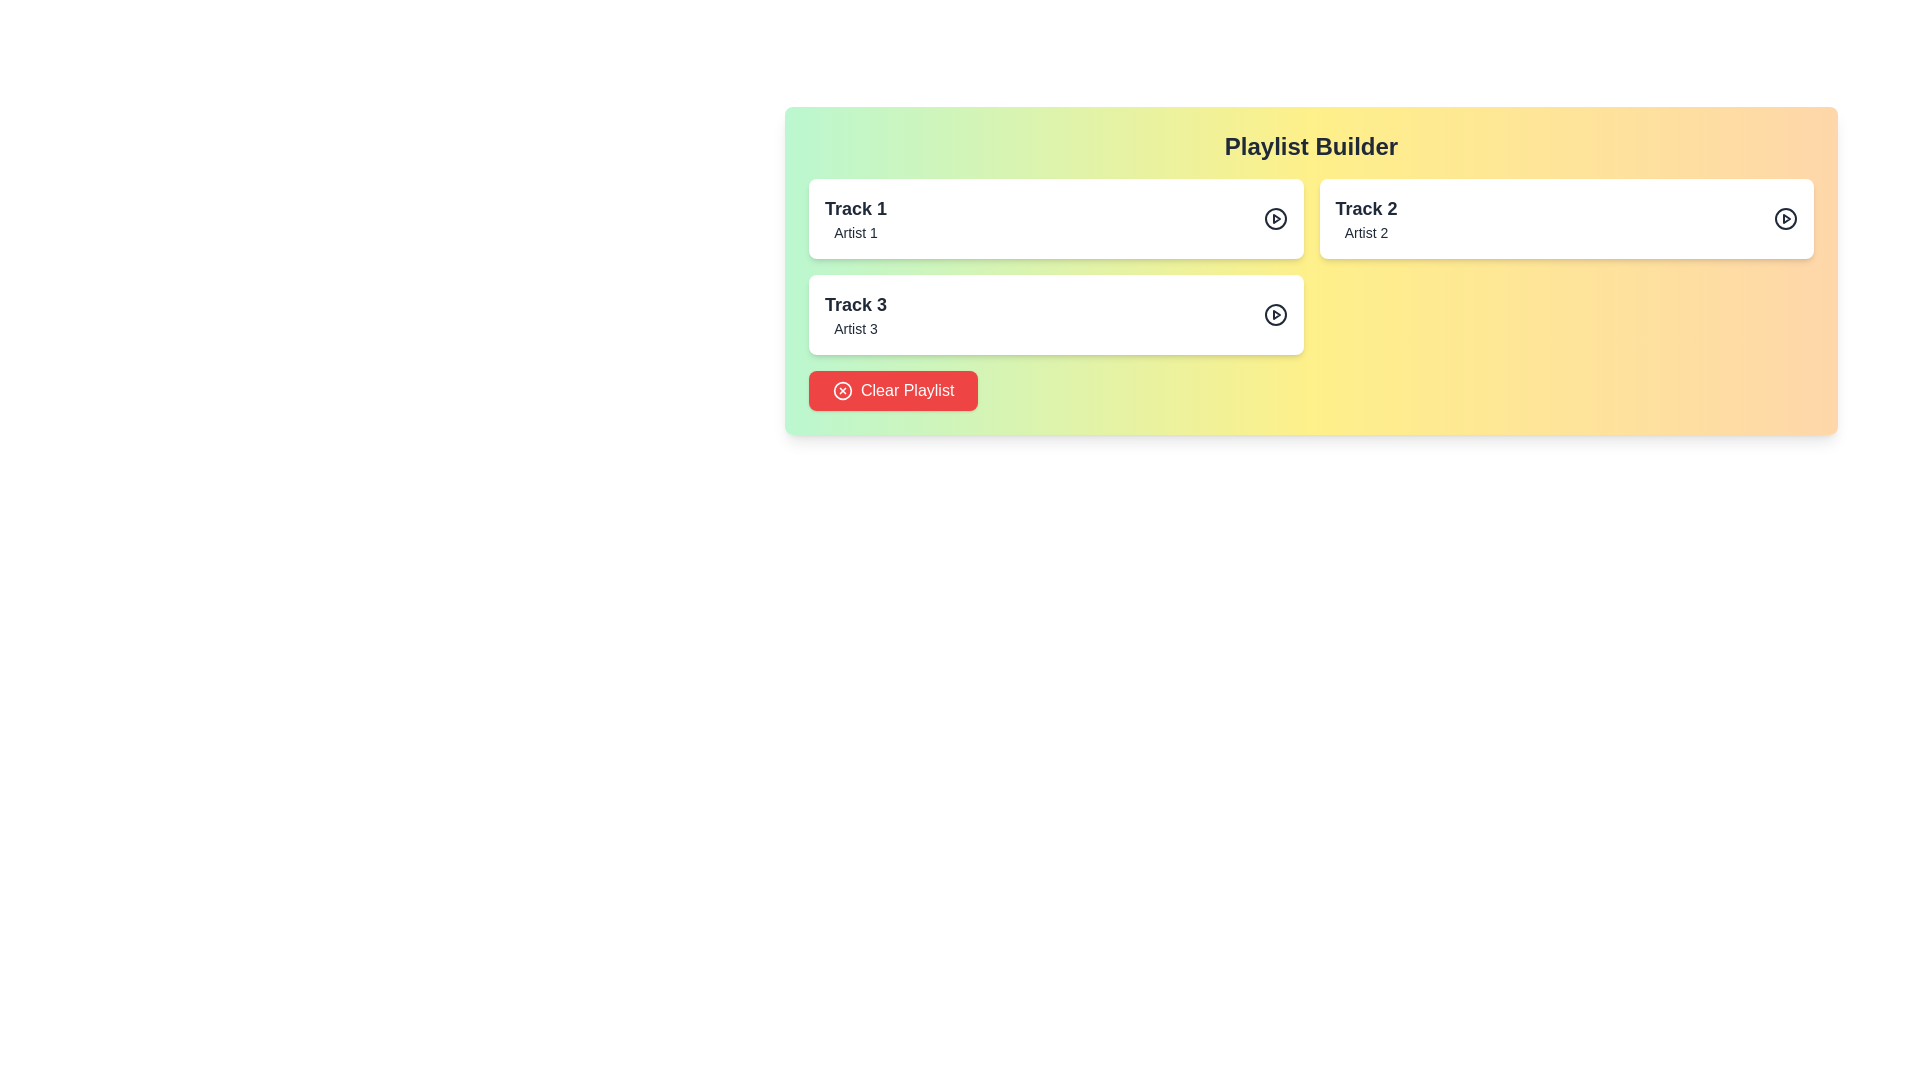 Image resolution: width=1920 pixels, height=1080 pixels. Describe the element at coordinates (1055, 315) in the screenshot. I see `the track 3 to observe the hover effect` at that location.